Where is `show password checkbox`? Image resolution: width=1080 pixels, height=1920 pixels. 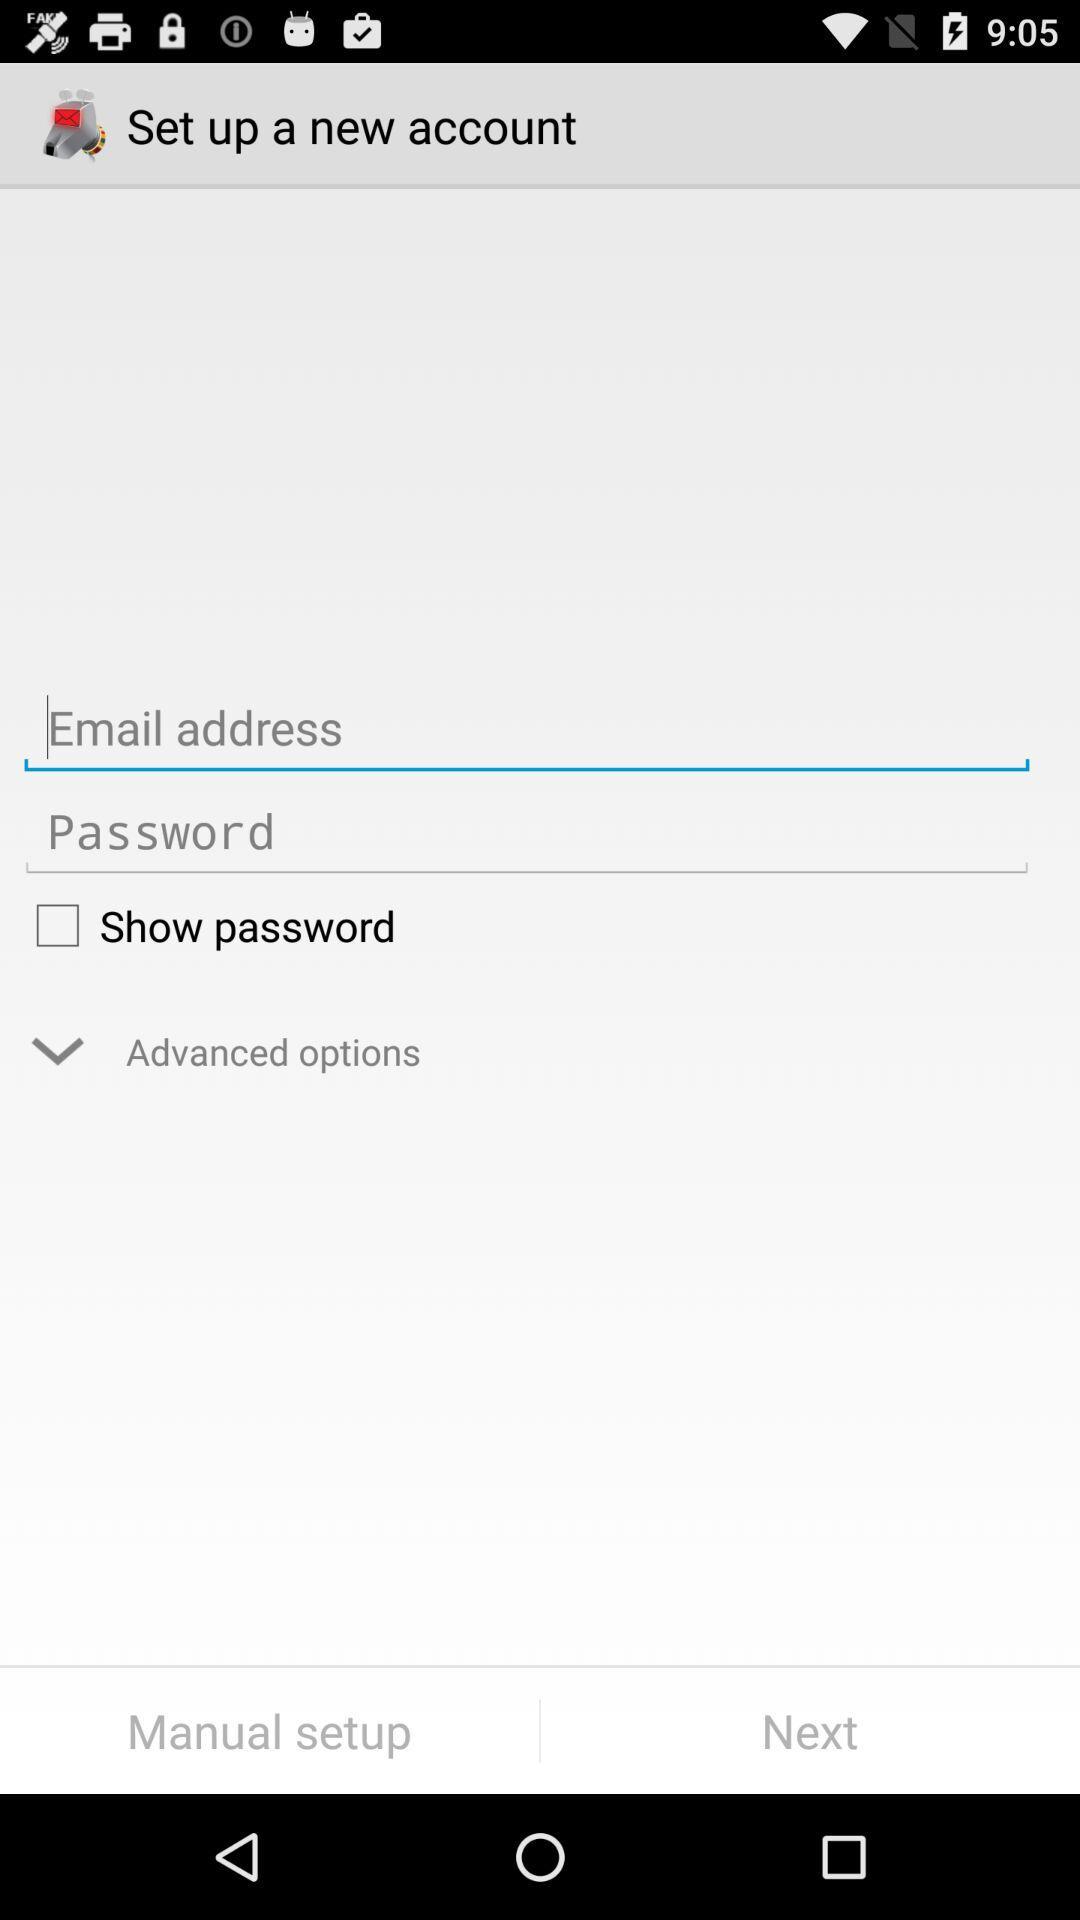
show password checkbox is located at coordinates (525, 924).